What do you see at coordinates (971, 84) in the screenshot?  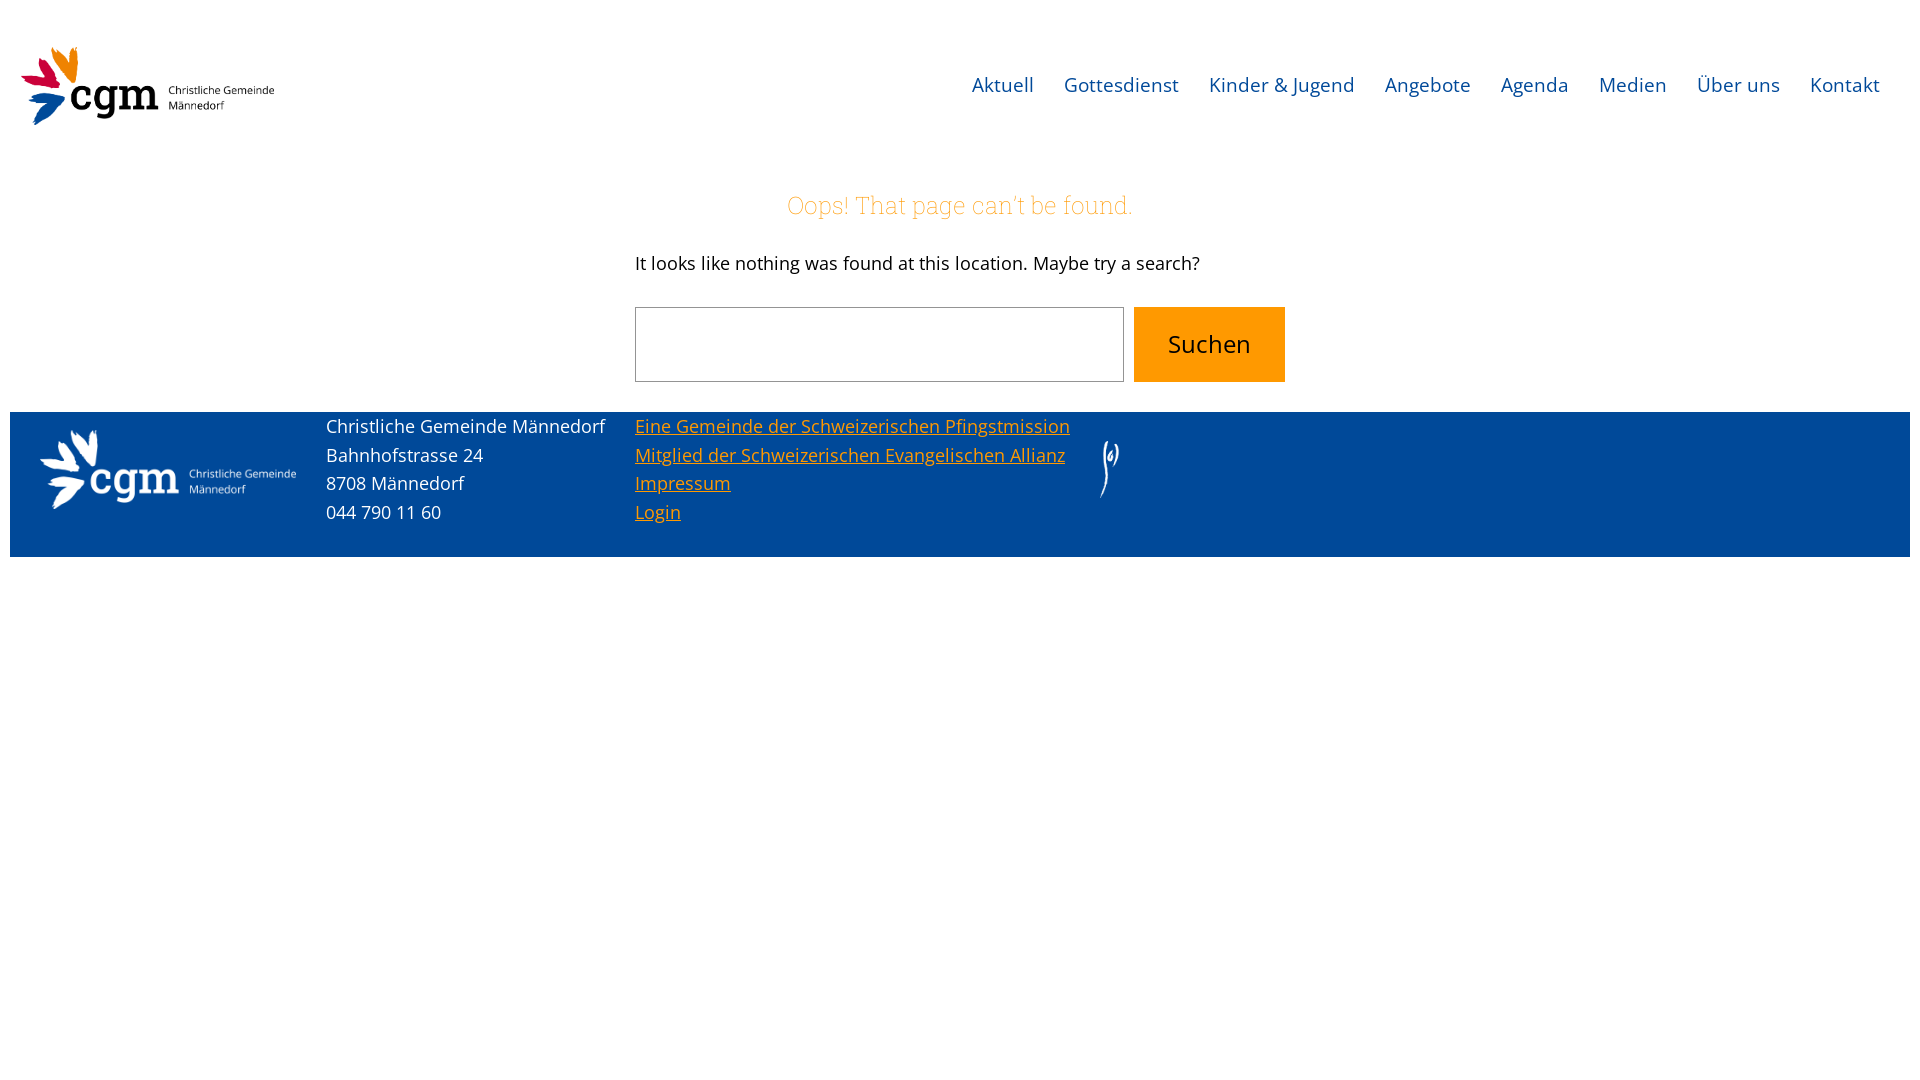 I see `'Aktuell'` at bounding box center [971, 84].